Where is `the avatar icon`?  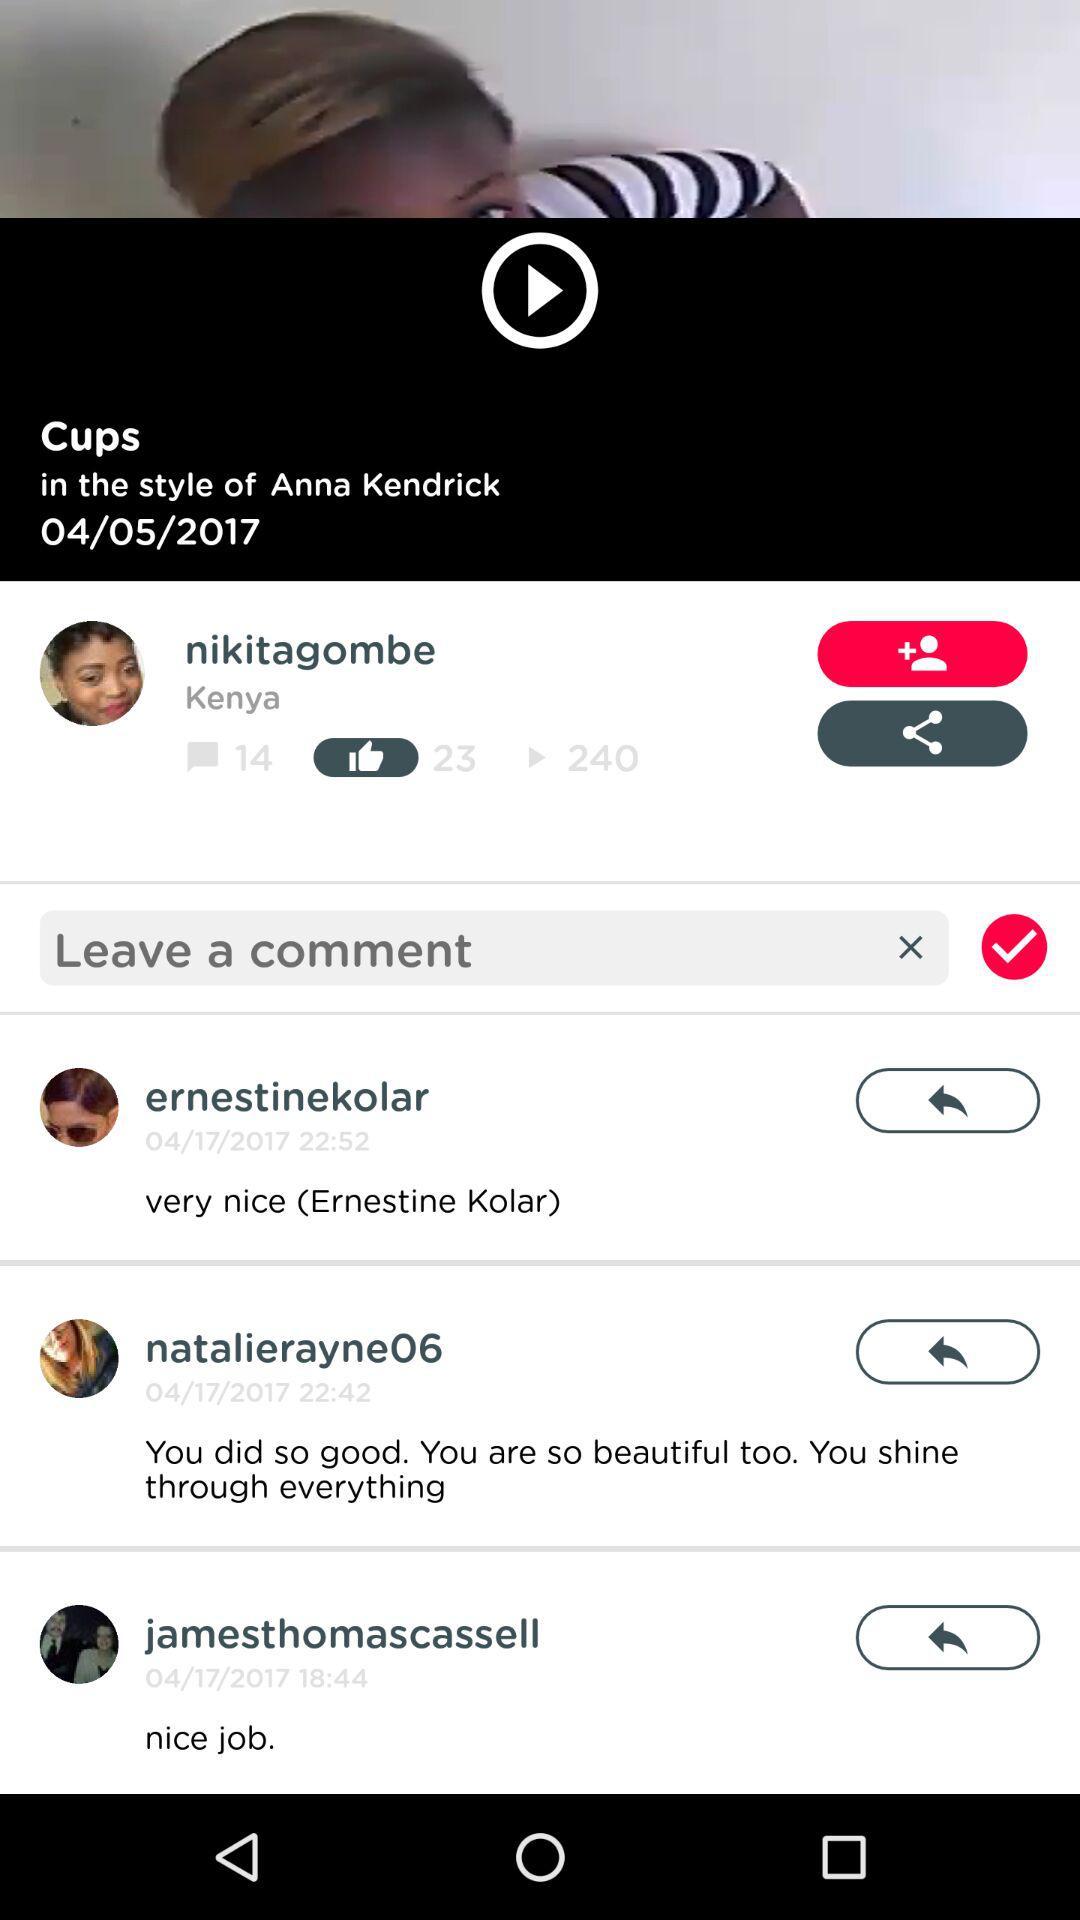 the avatar icon is located at coordinates (92, 673).